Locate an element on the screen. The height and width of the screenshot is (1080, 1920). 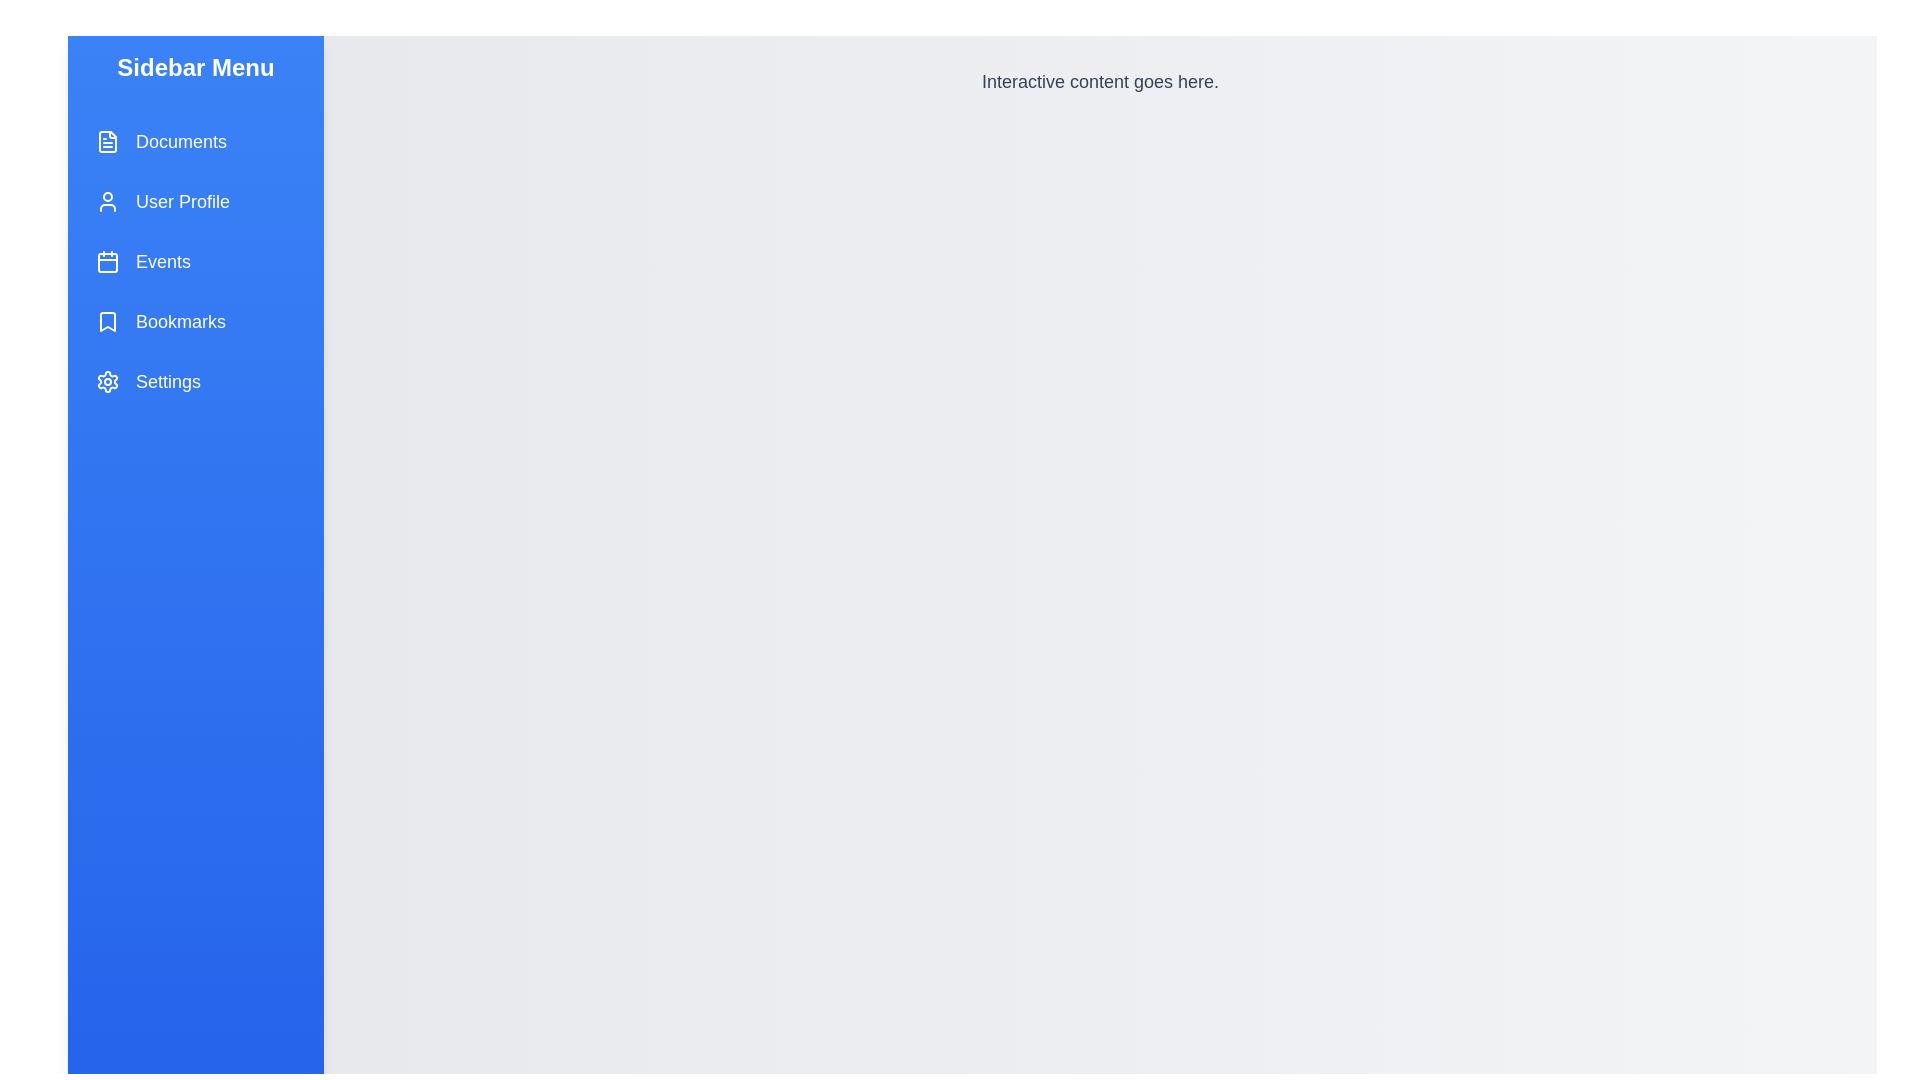
the menu item labeled User Profile is located at coordinates (196, 201).